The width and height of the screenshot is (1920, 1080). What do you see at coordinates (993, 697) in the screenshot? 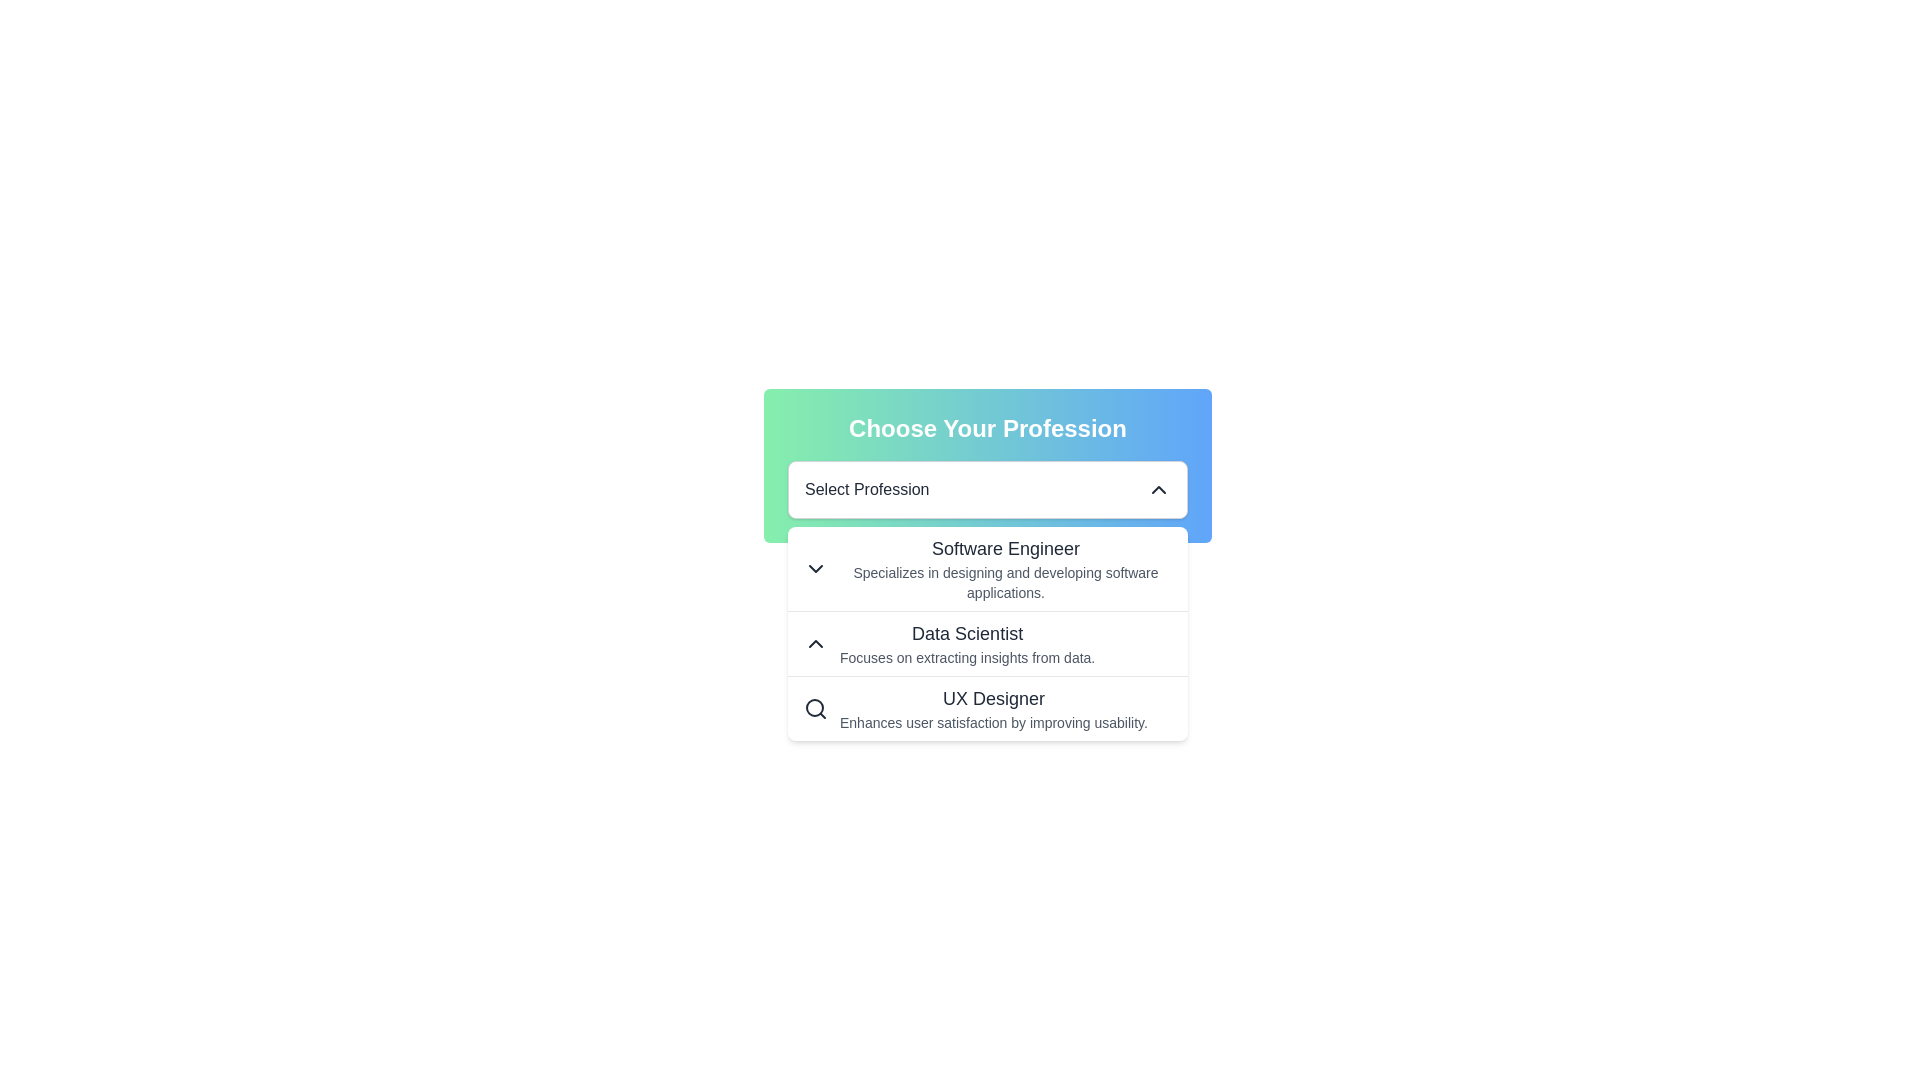
I see `the 'UX Designer' option in the dropdown list` at bounding box center [993, 697].